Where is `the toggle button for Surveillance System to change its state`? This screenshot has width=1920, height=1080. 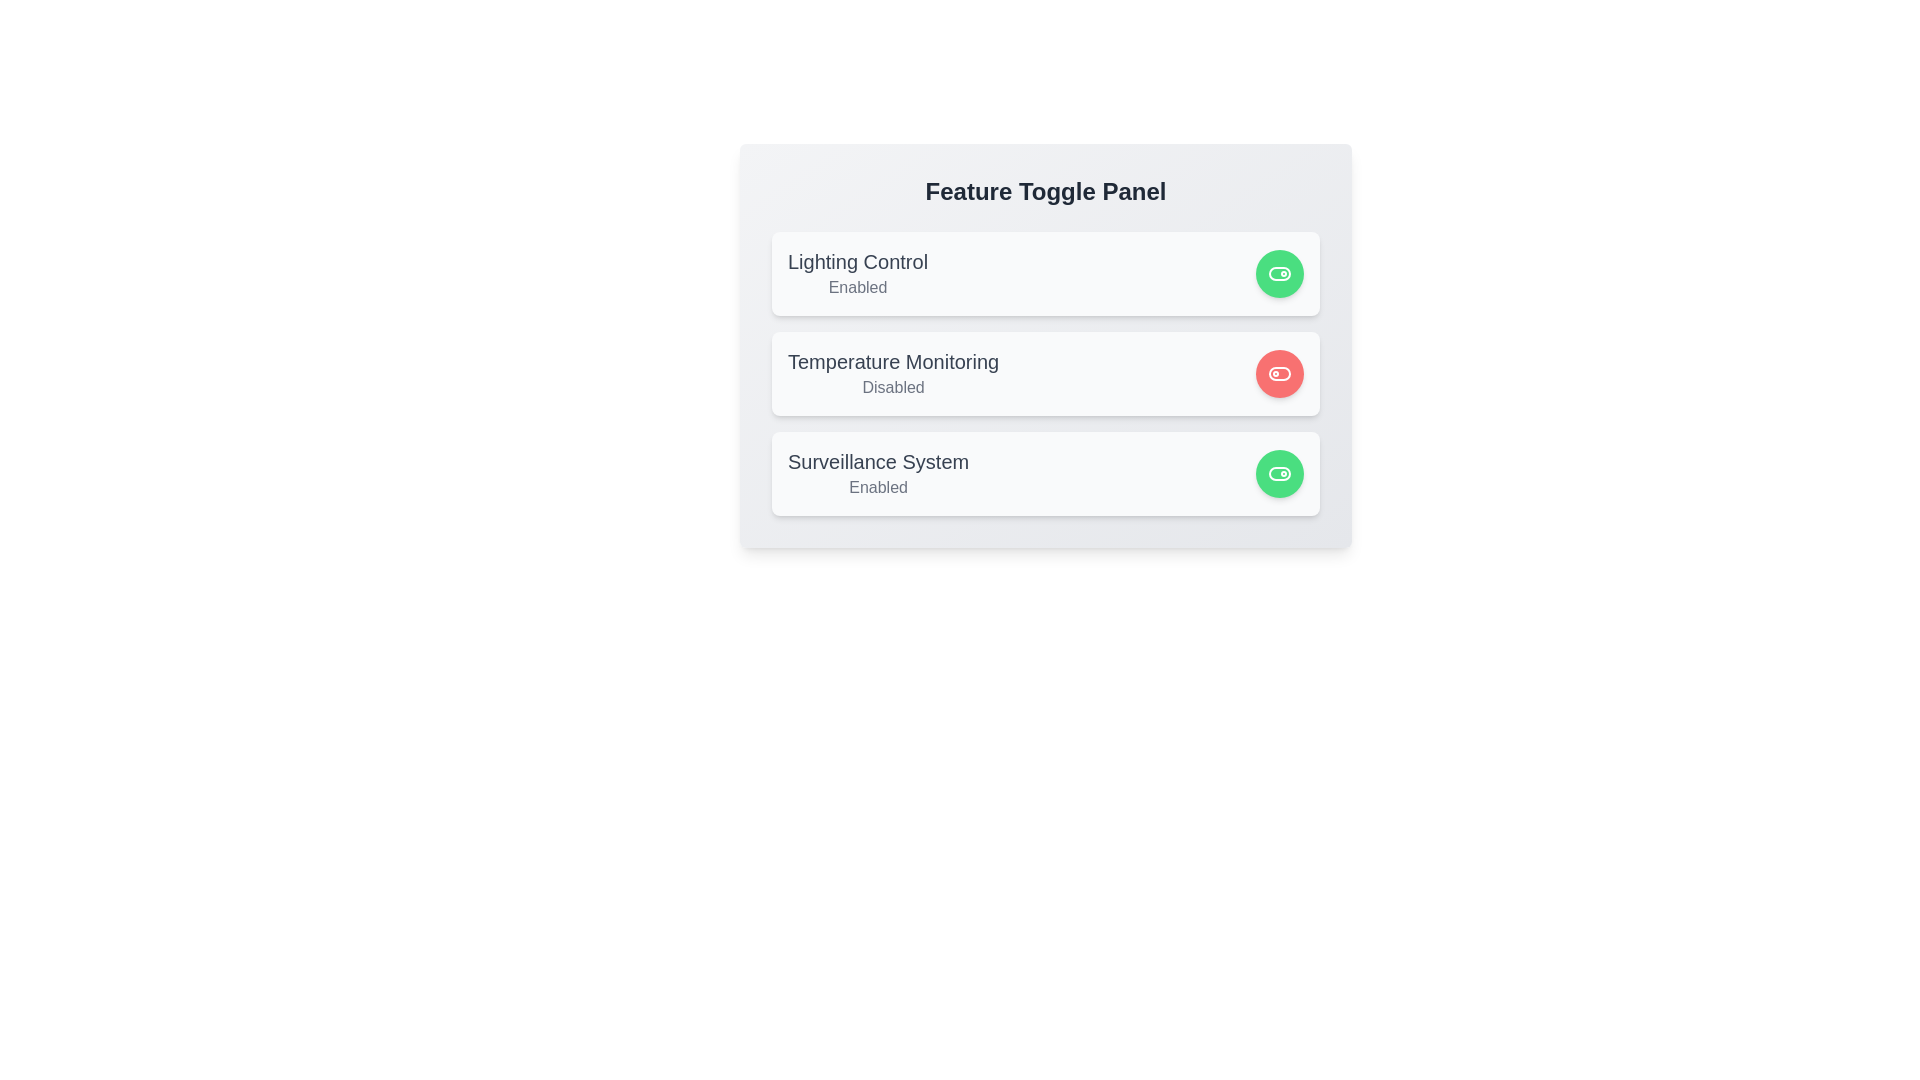
the toggle button for Surveillance System to change its state is located at coordinates (1280, 474).